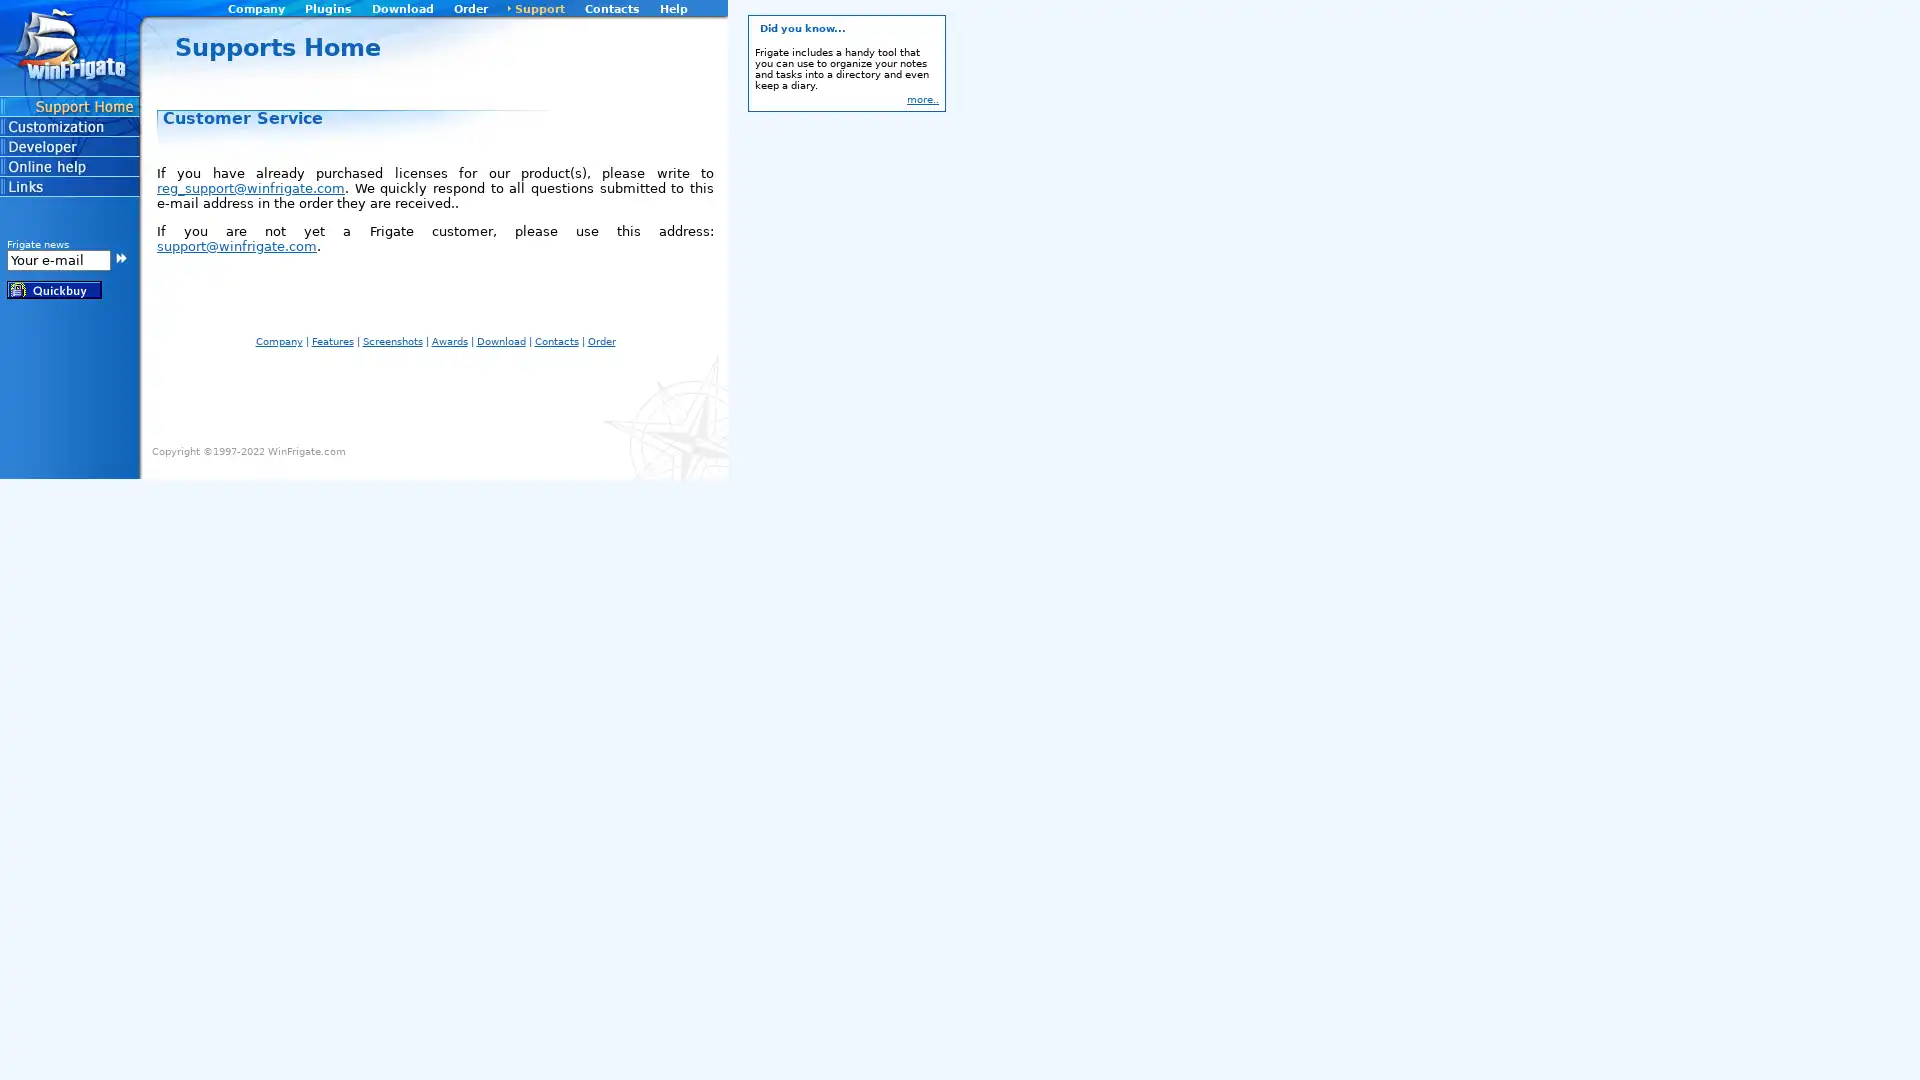 Image resolution: width=1920 pixels, height=1080 pixels. Describe the element at coordinates (120, 256) in the screenshot. I see `go` at that location.